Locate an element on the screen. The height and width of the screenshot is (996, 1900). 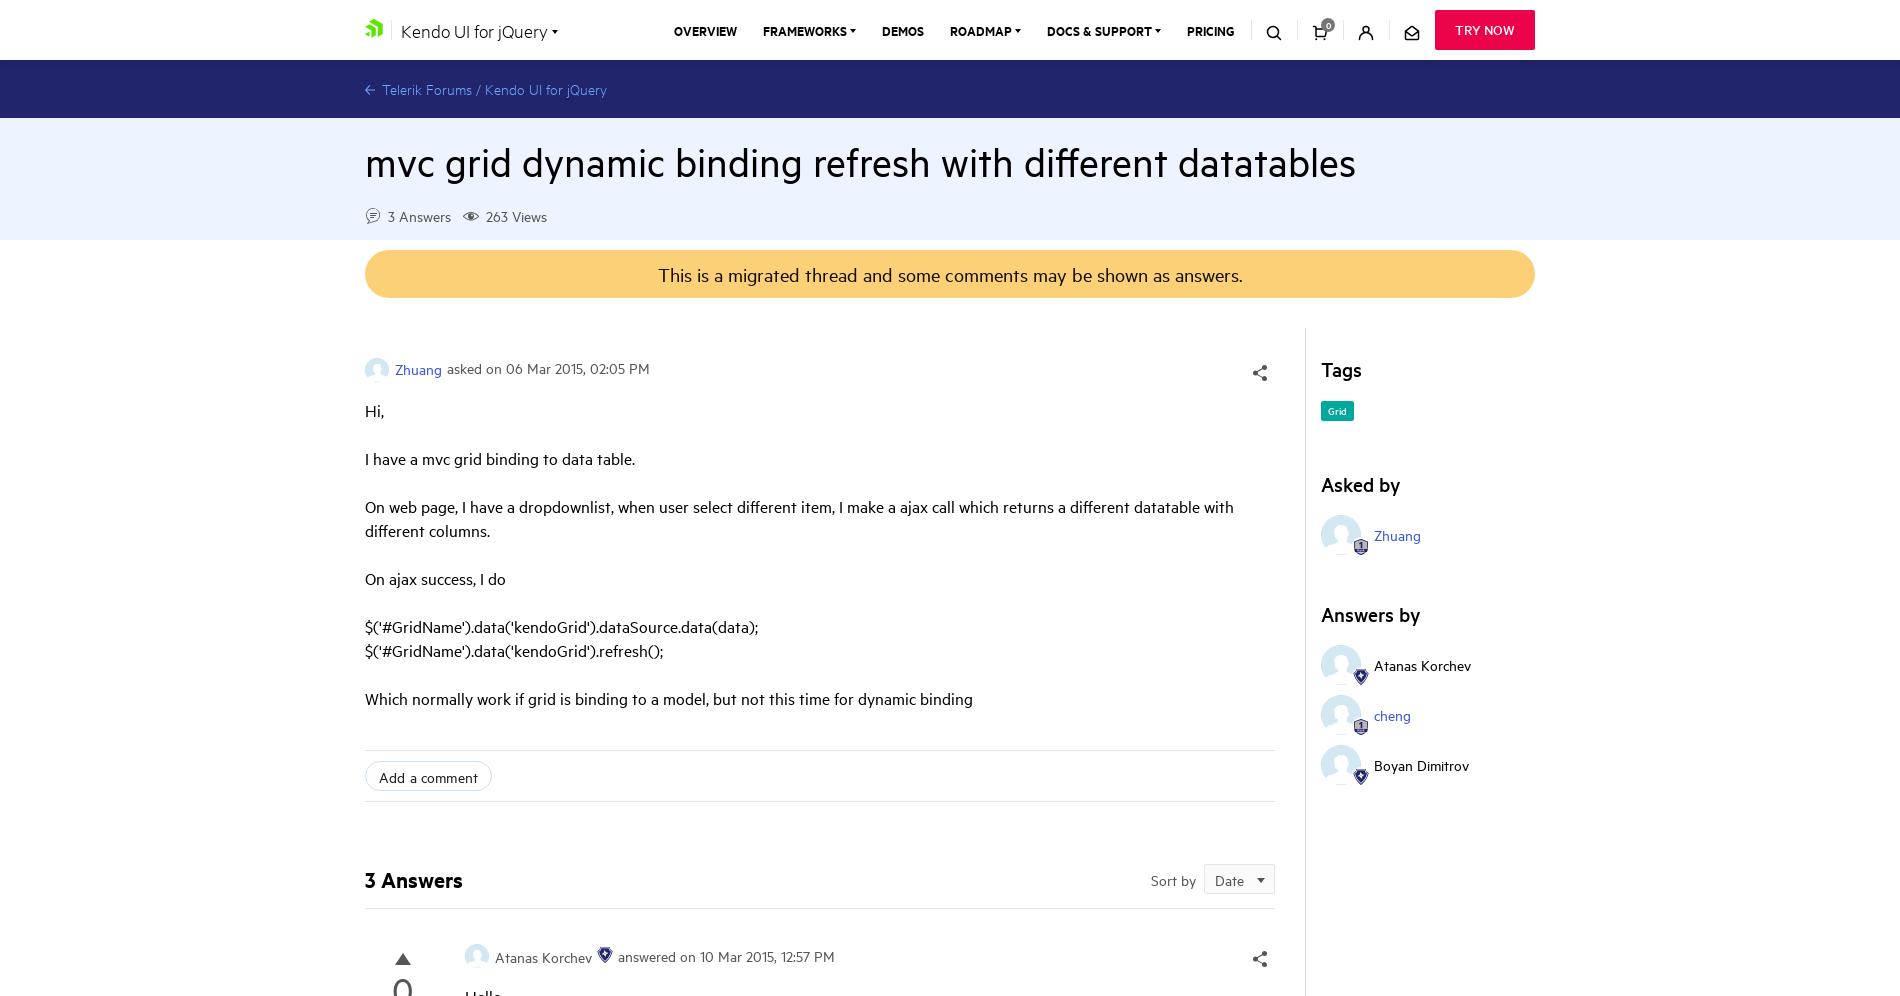
'mvc grid dynamic binding refresh with different datatables' is located at coordinates (859, 160).